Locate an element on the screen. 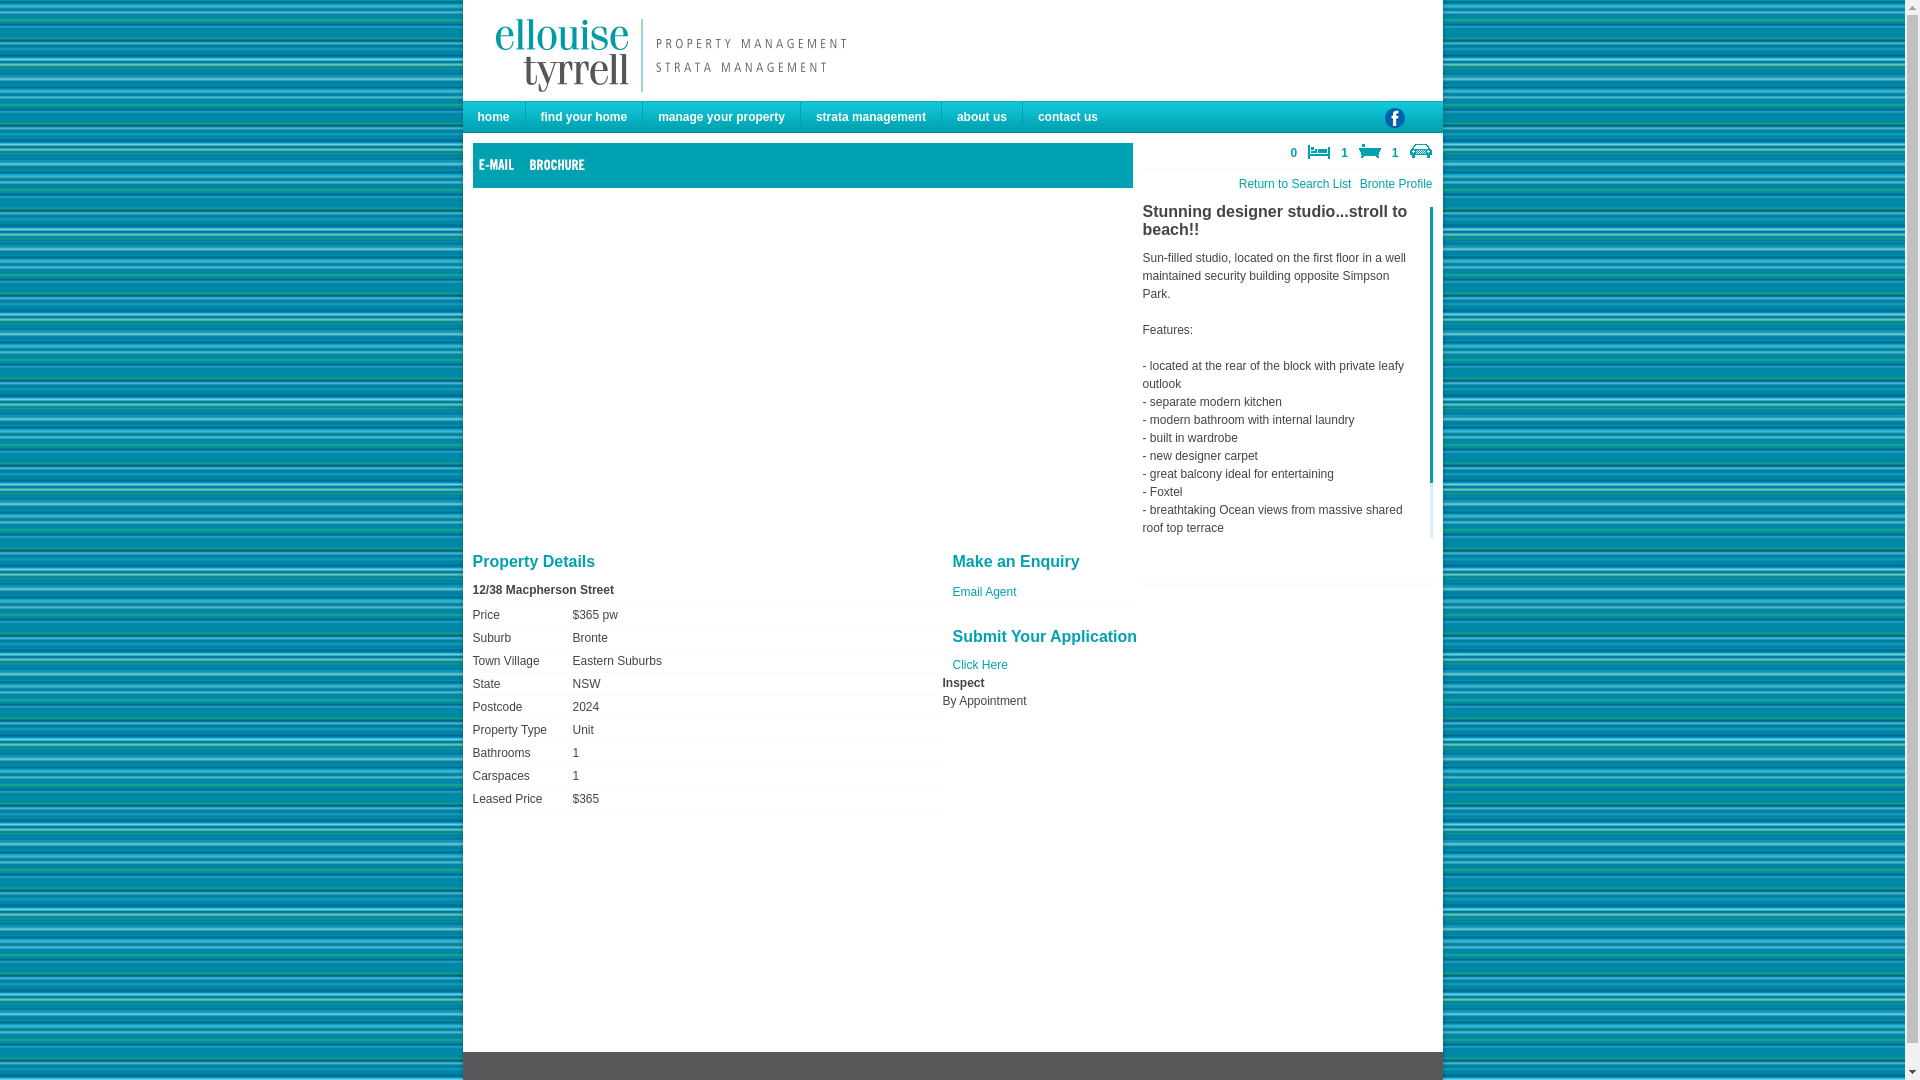  'Email Agent' is located at coordinates (983, 590).